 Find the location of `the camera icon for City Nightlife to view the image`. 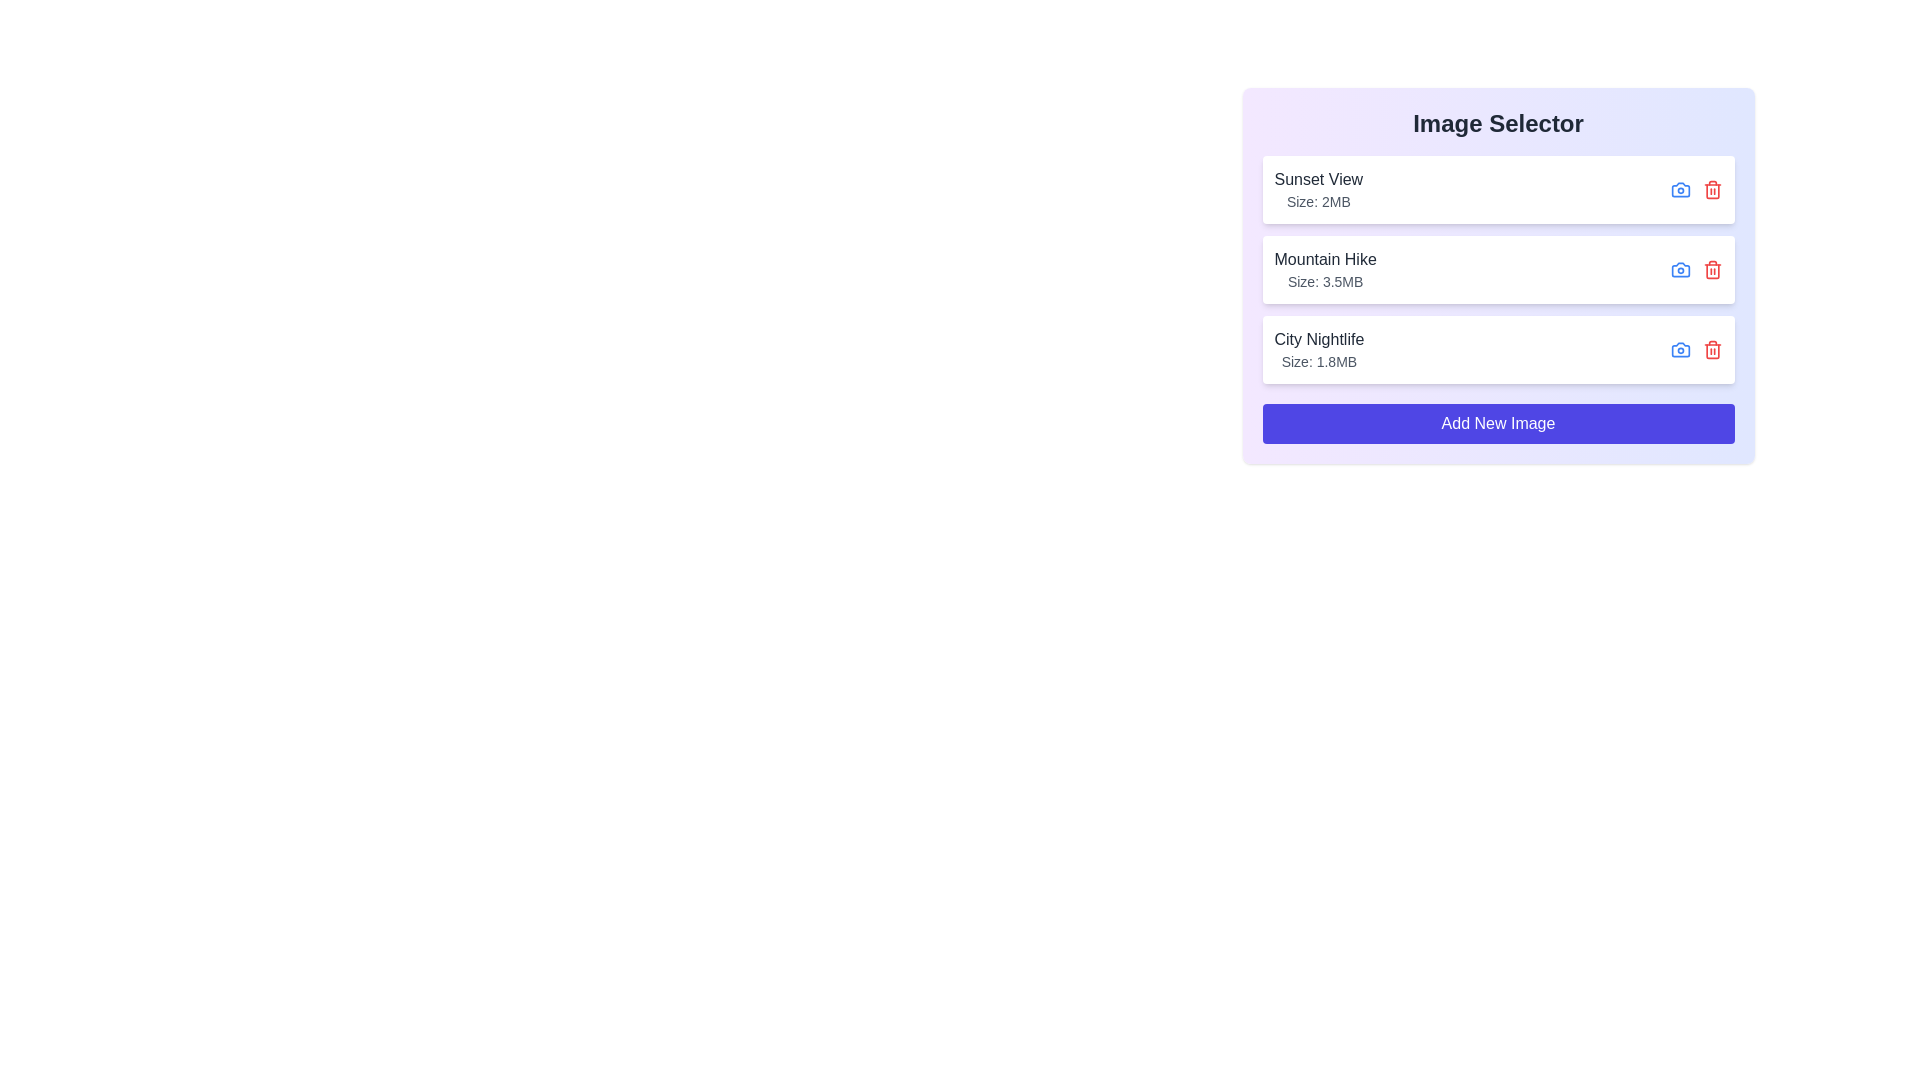

the camera icon for City Nightlife to view the image is located at coordinates (1680, 349).